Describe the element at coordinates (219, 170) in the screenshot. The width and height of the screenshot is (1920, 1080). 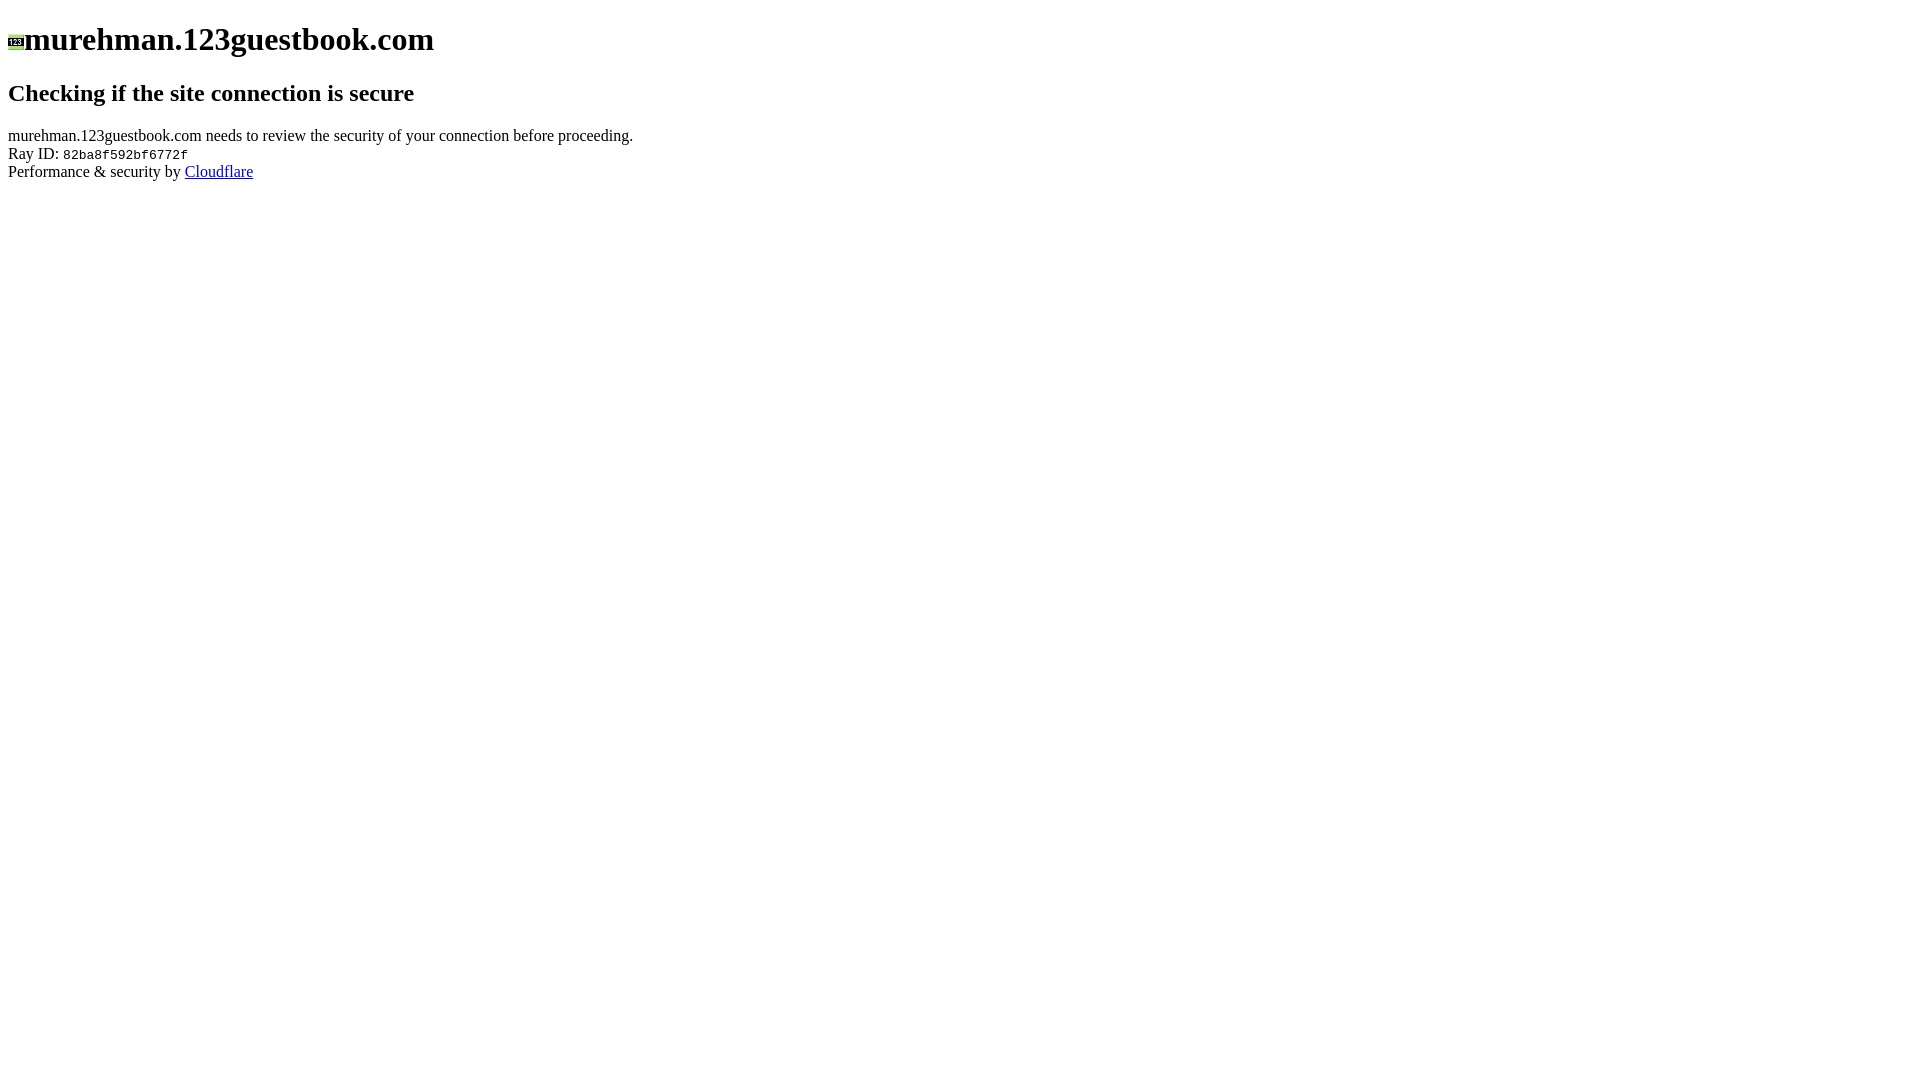
I see `'Cloudflare'` at that location.